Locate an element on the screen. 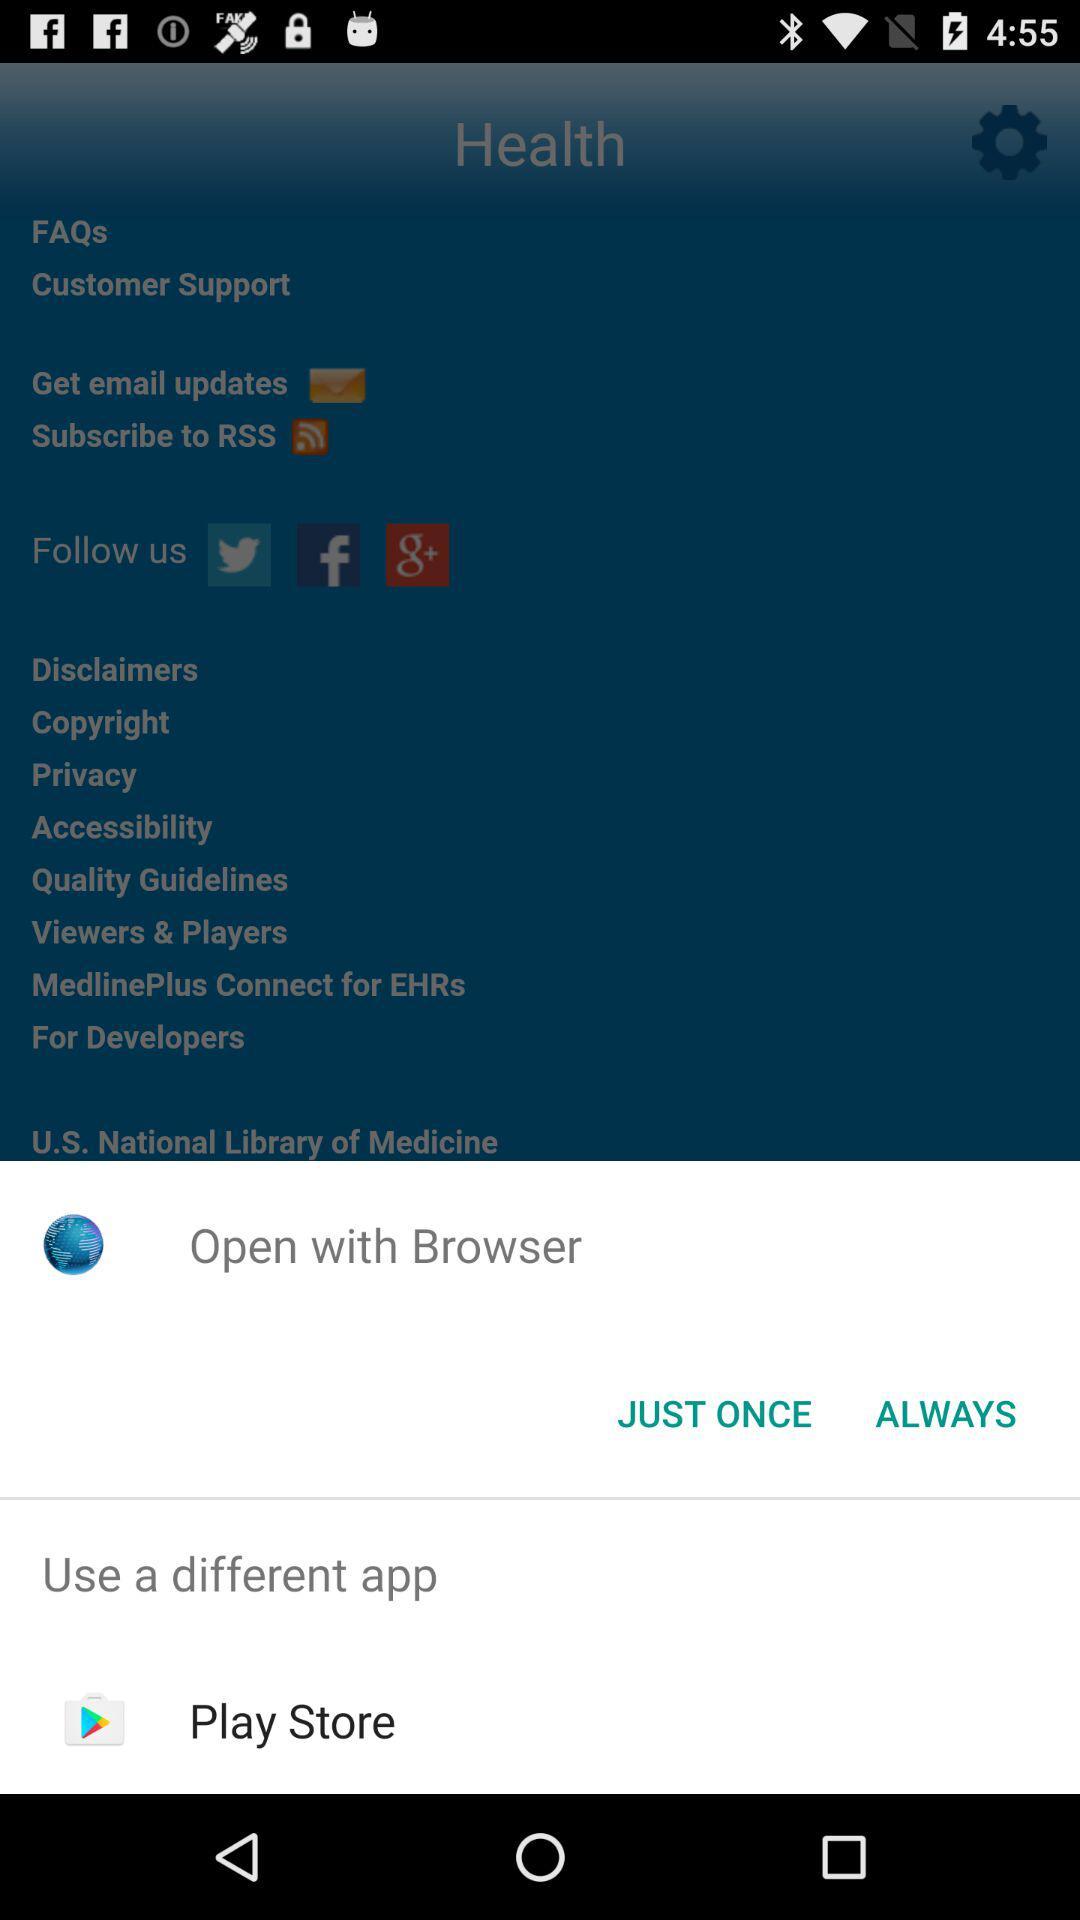 The image size is (1080, 1920). play store is located at coordinates (292, 1719).